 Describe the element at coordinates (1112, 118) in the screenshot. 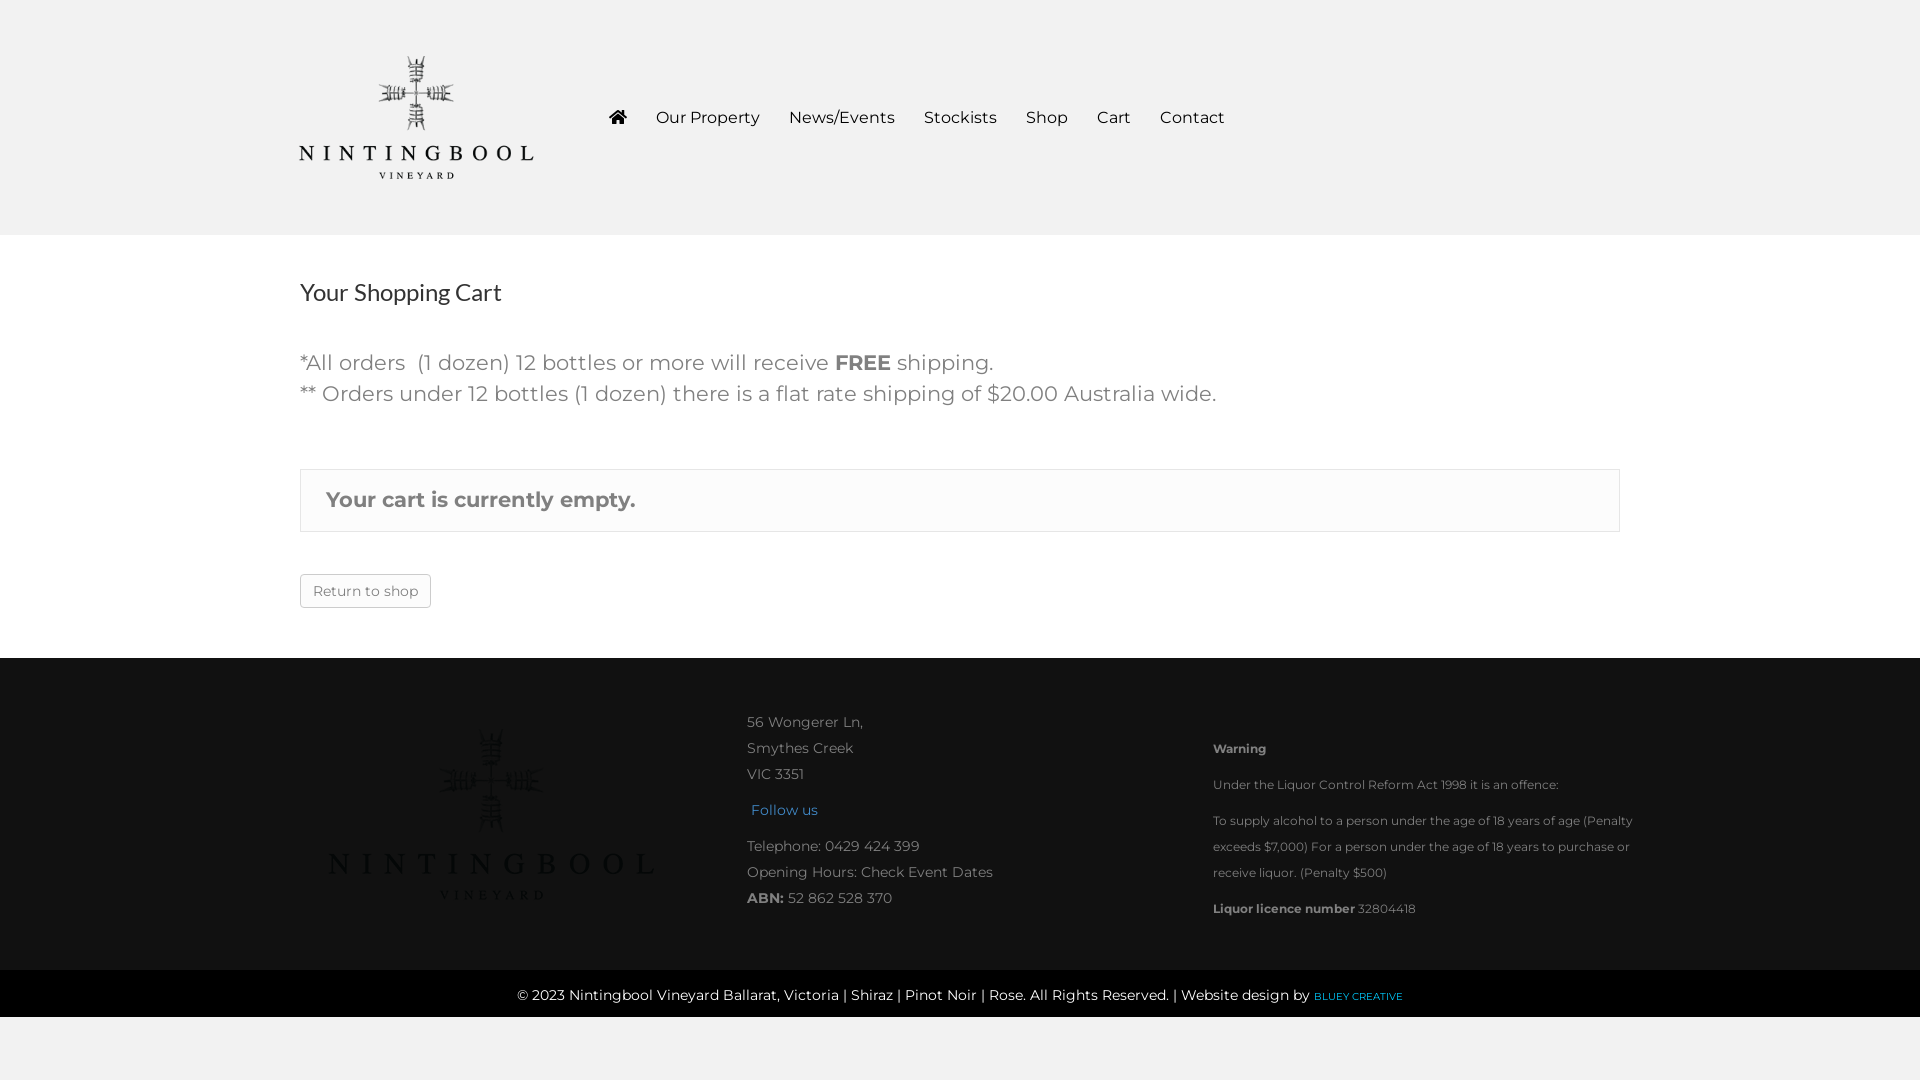

I see `'Cart'` at that location.